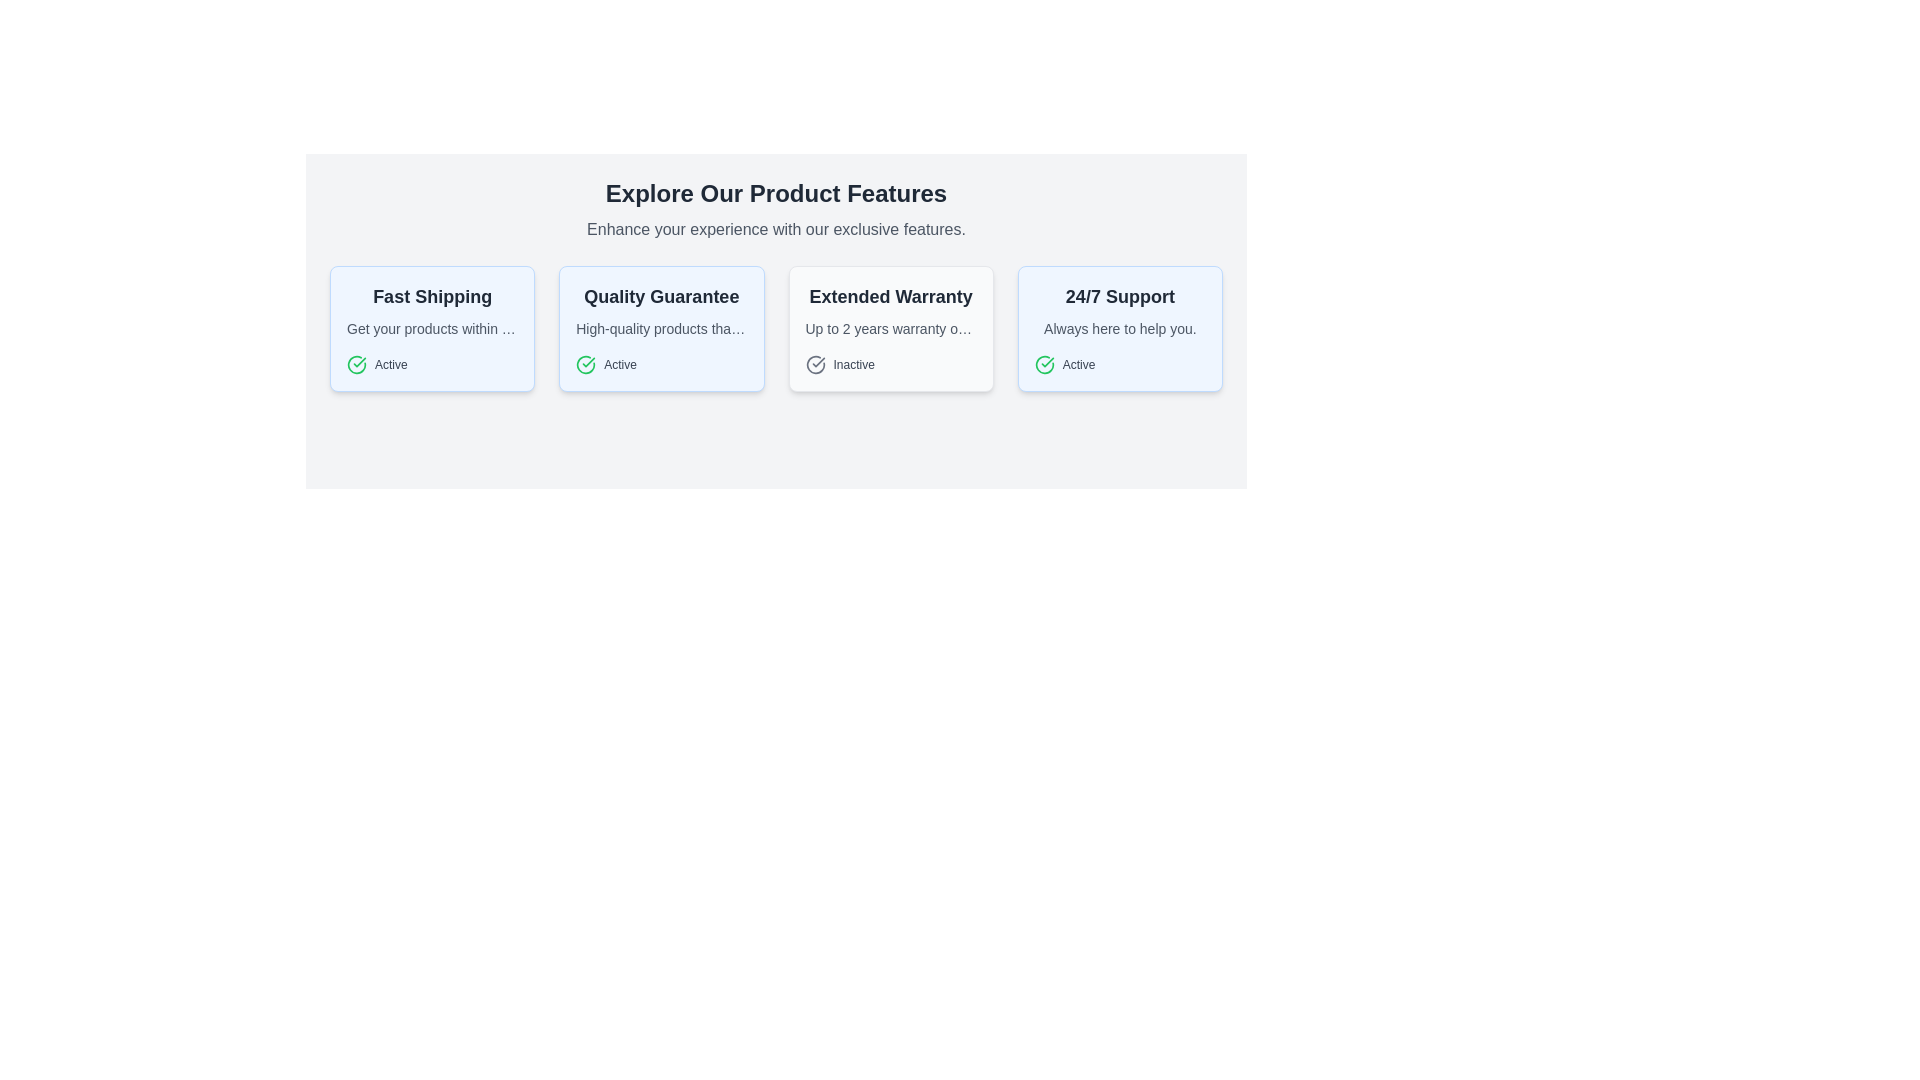  I want to click on the active status indicator icon for the 'Quality Guarantee' feature located in the second card labeled 'Quality Guarantee', so click(585, 365).